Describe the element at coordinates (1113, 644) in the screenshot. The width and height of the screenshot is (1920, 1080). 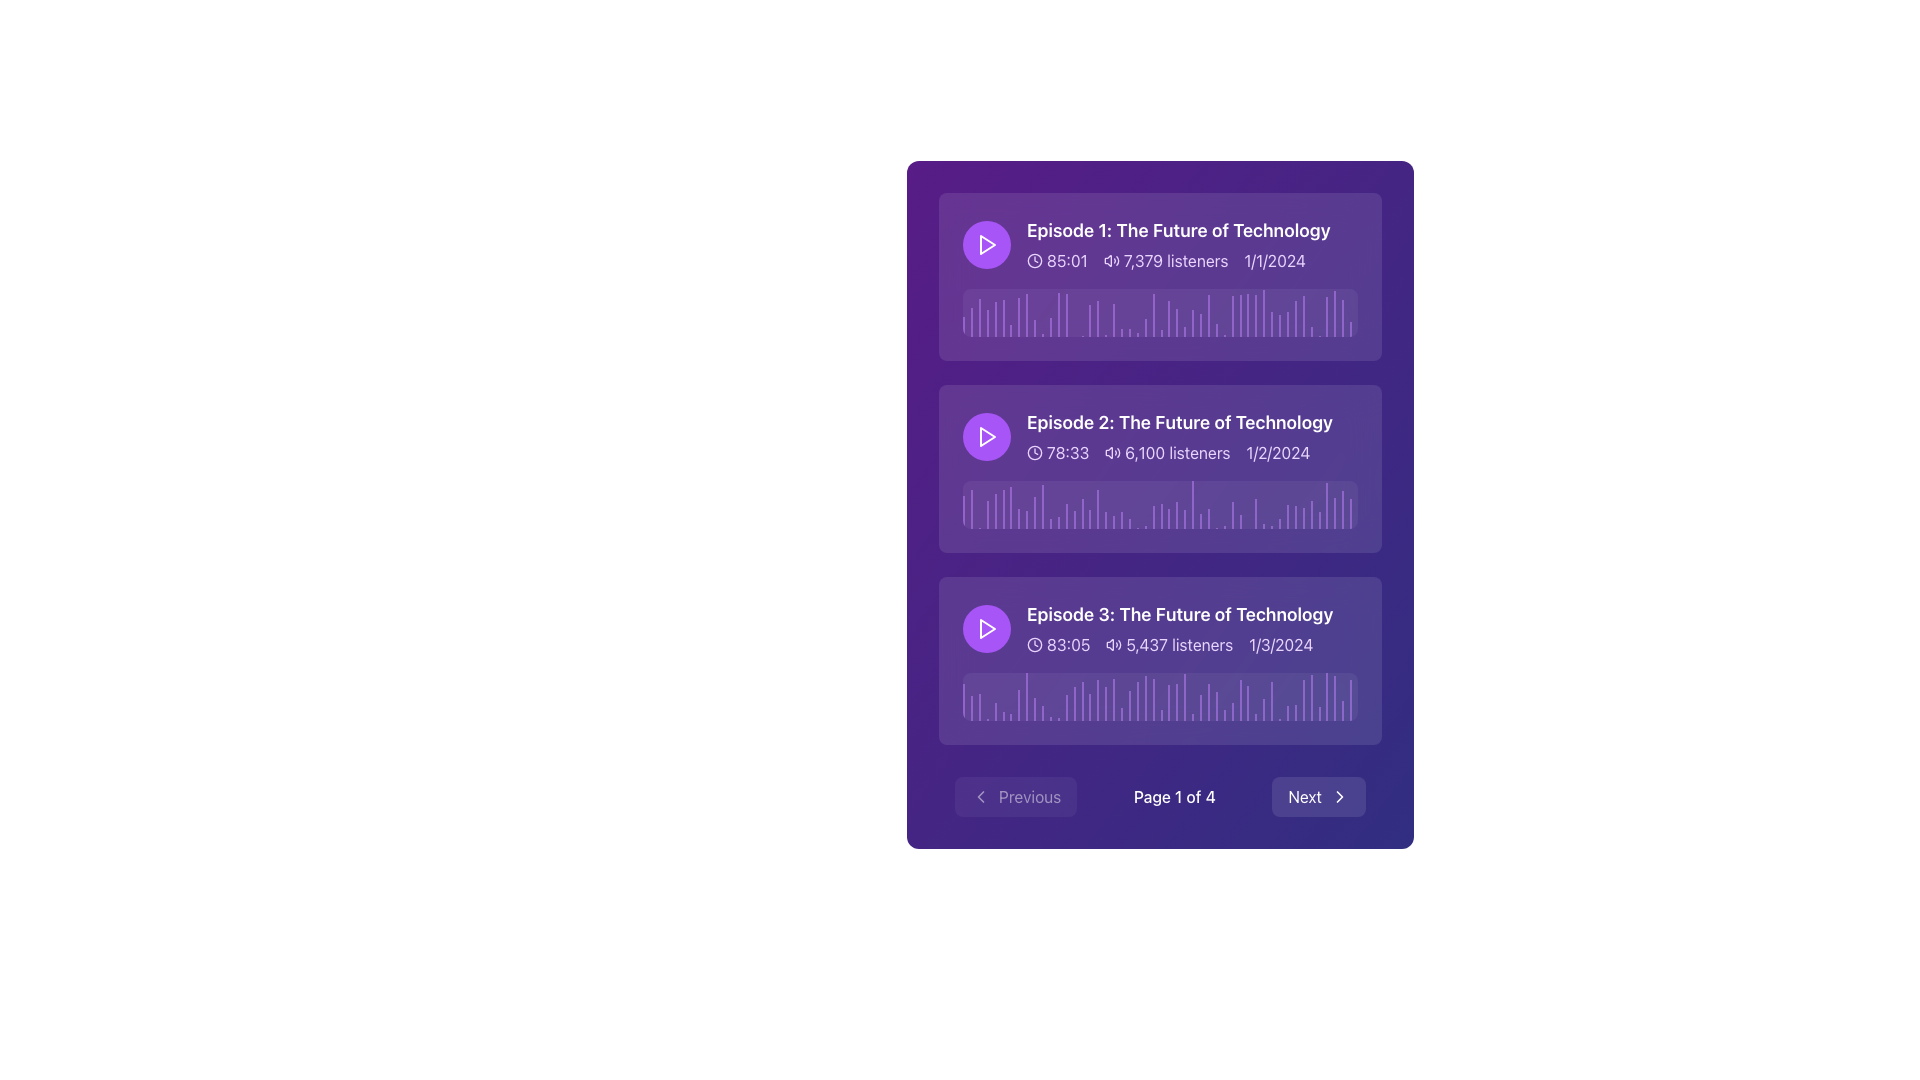
I see `the small speaker icon with sound waves, located to the immediate left of the text '5,437 listeners' in the third content block under the title 'Episode 3: The Future of Technology'` at that location.